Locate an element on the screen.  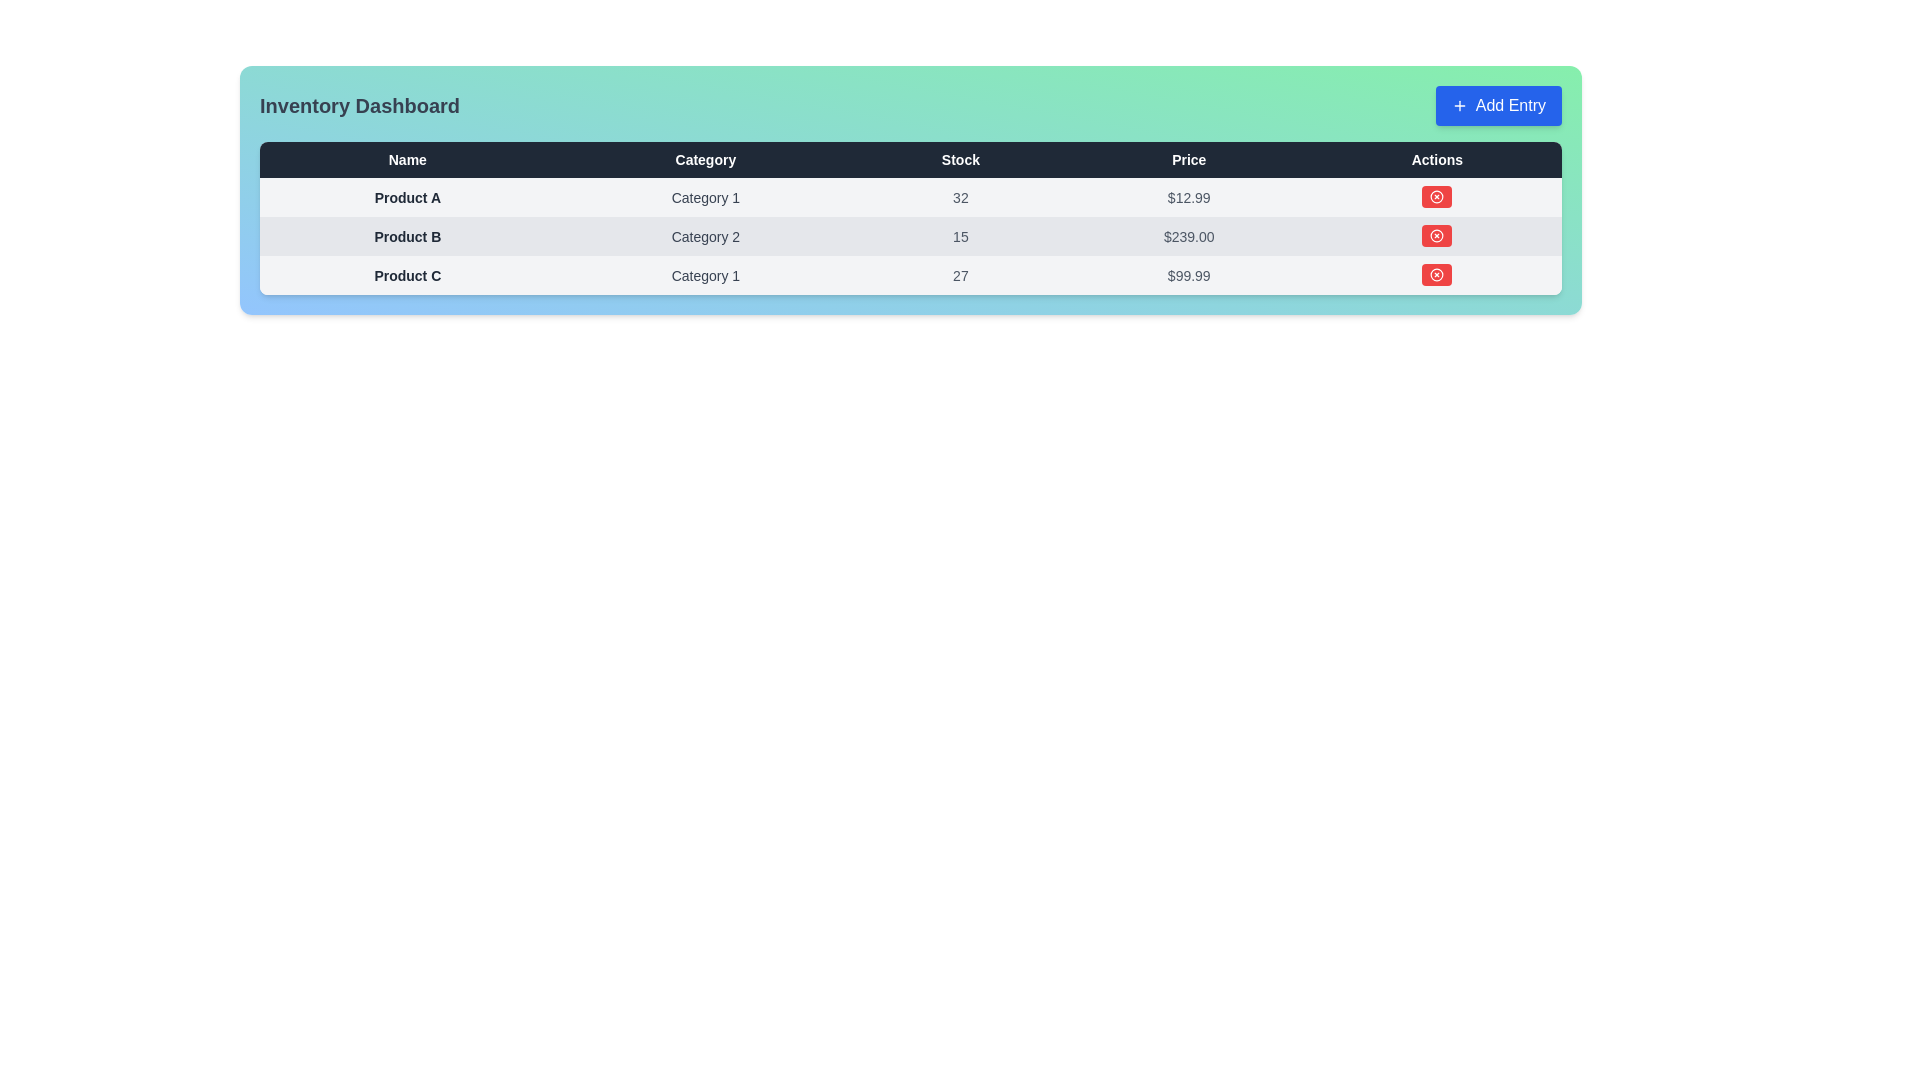
the 'Stock' label, which is a white text on a dark background, located as the third header cell in a table's header row is located at coordinates (960, 158).